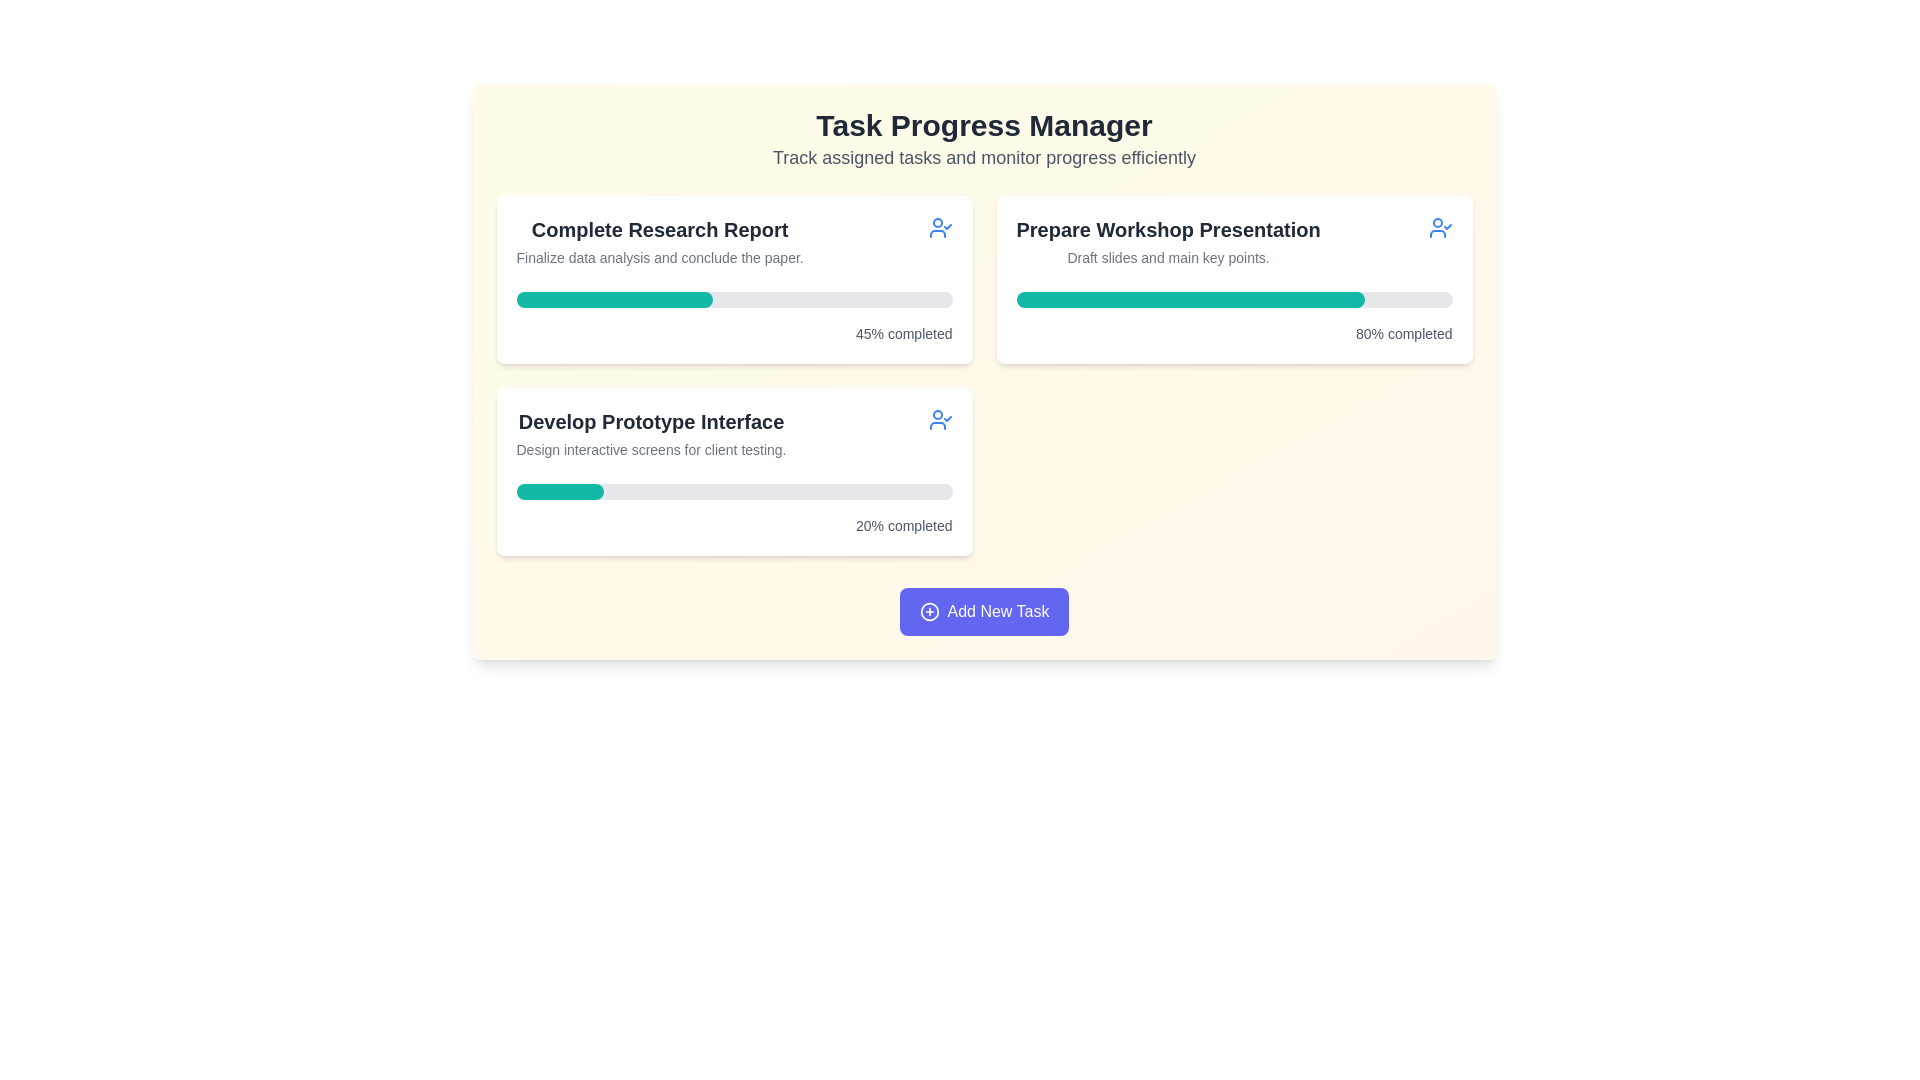 The width and height of the screenshot is (1920, 1080). I want to click on the progress bar segment indicating 80% completion within the 'Prepare Workshop Presentation' card located at the top right of the layout, so click(1190, 300).